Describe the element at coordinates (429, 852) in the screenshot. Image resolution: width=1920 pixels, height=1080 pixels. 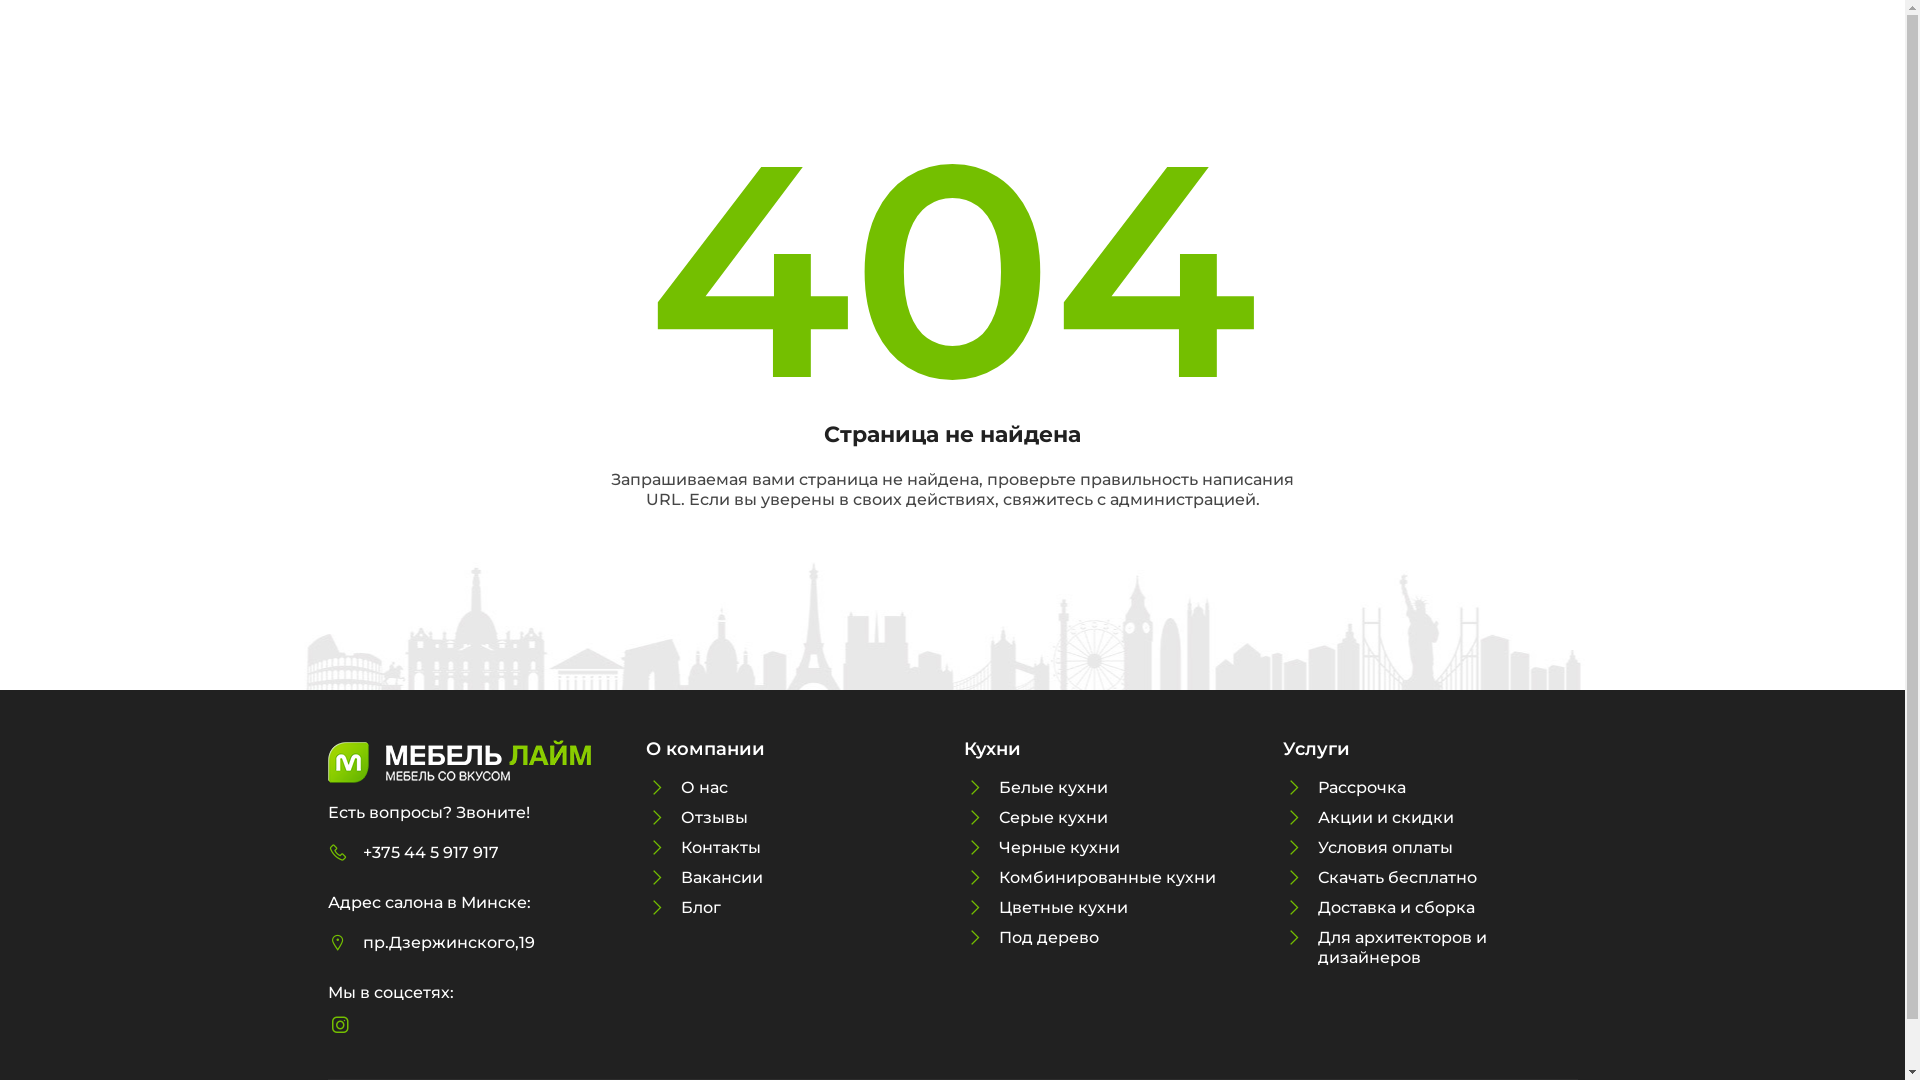
I see `'+375 44 5 917 917'` at that location.